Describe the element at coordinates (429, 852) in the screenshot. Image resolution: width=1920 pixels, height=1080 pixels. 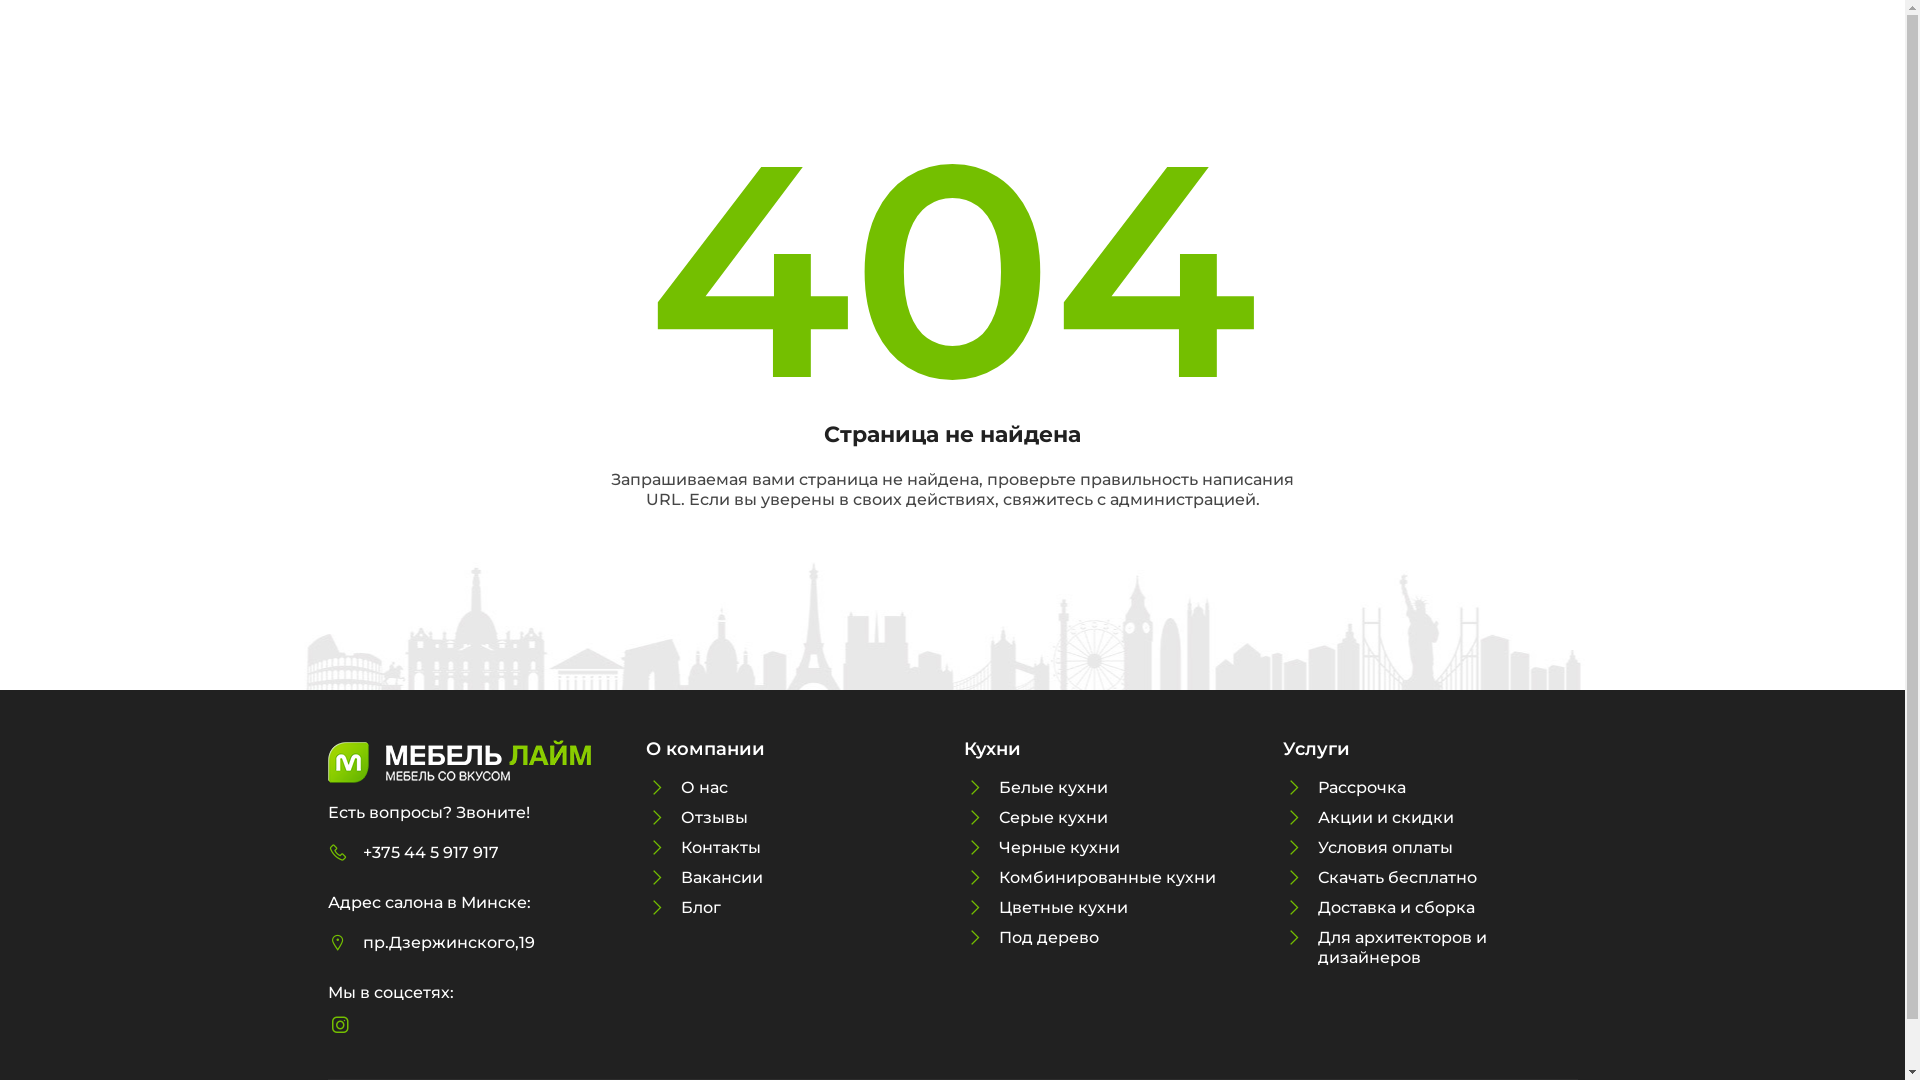
I see `'+375 44 5 917 917'` at that location.